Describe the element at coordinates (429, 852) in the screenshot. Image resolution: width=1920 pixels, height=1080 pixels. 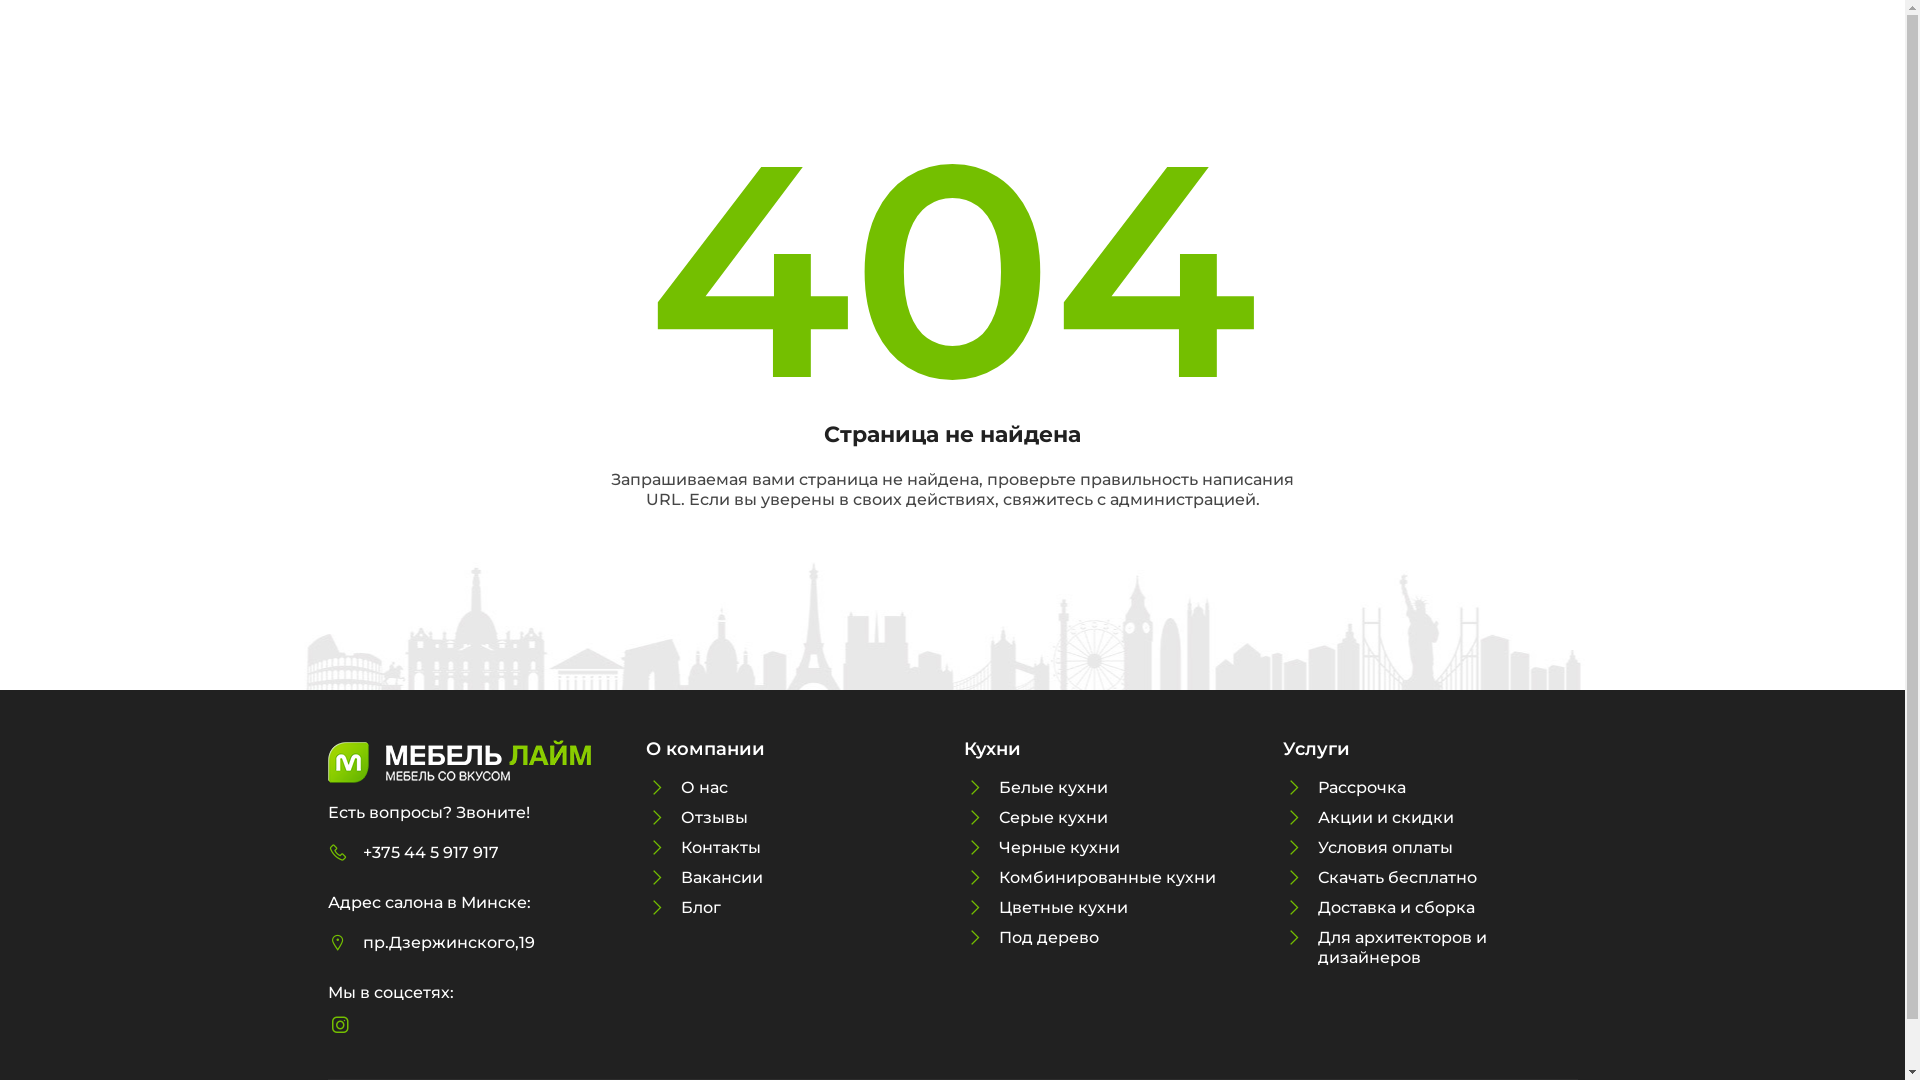
I see `'+375 44 5 917 917'` at that location.